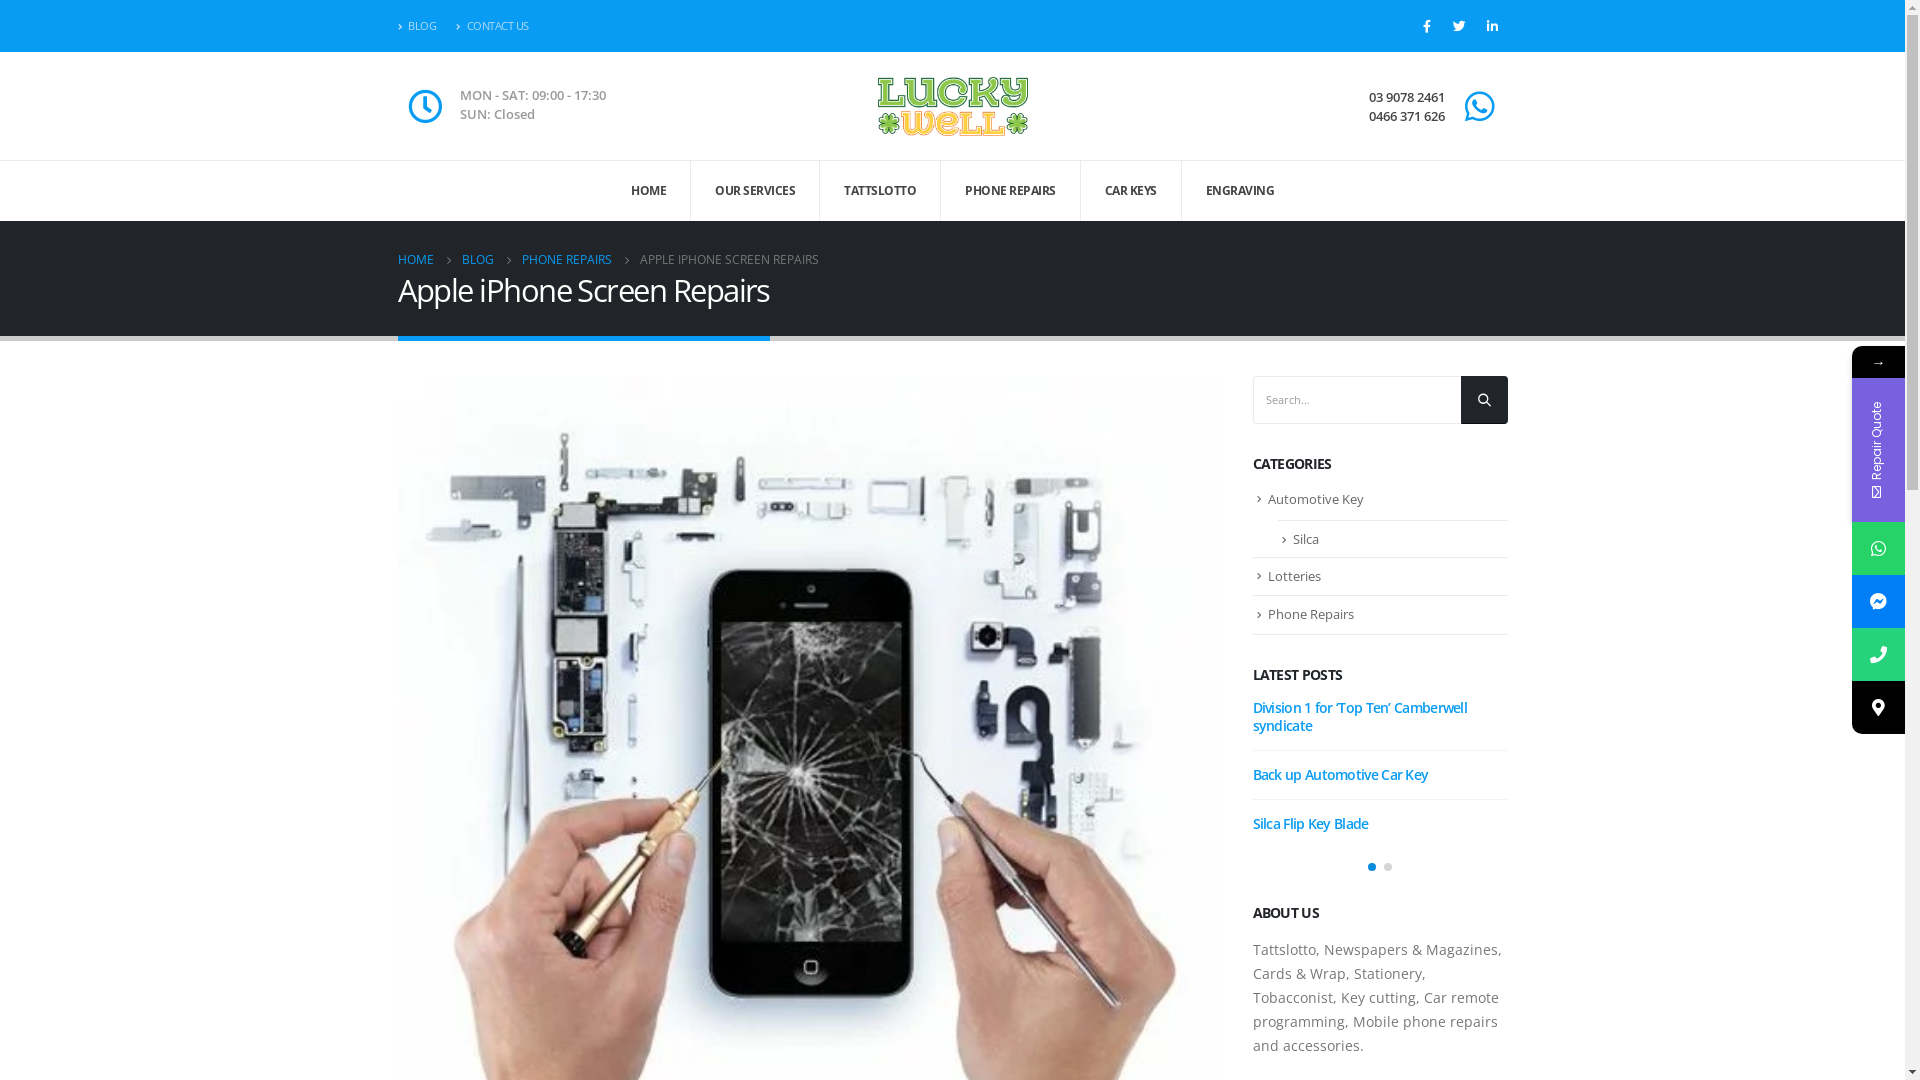  Describe the element at coordinates (1459, 26) in the screenshot. I see `'Twitter'` at that location.